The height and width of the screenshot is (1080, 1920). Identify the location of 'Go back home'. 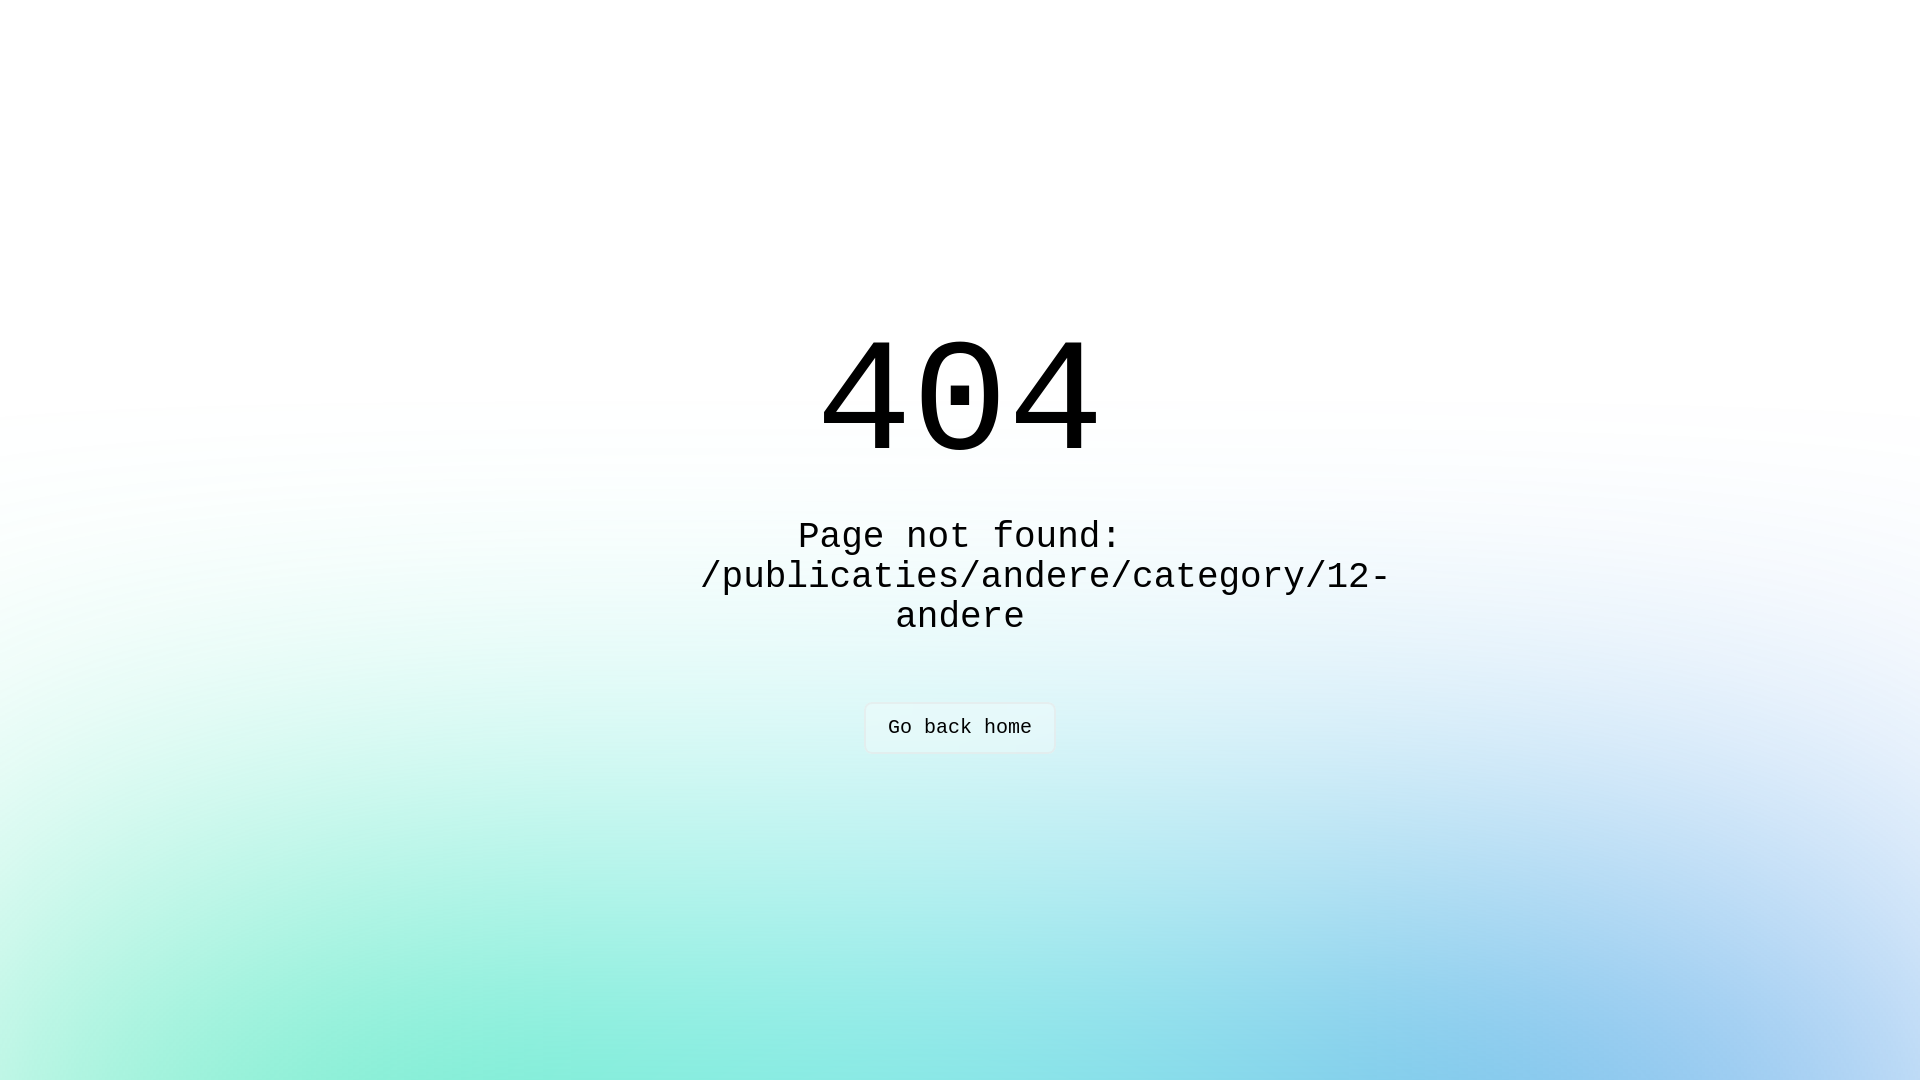
(960, 728).